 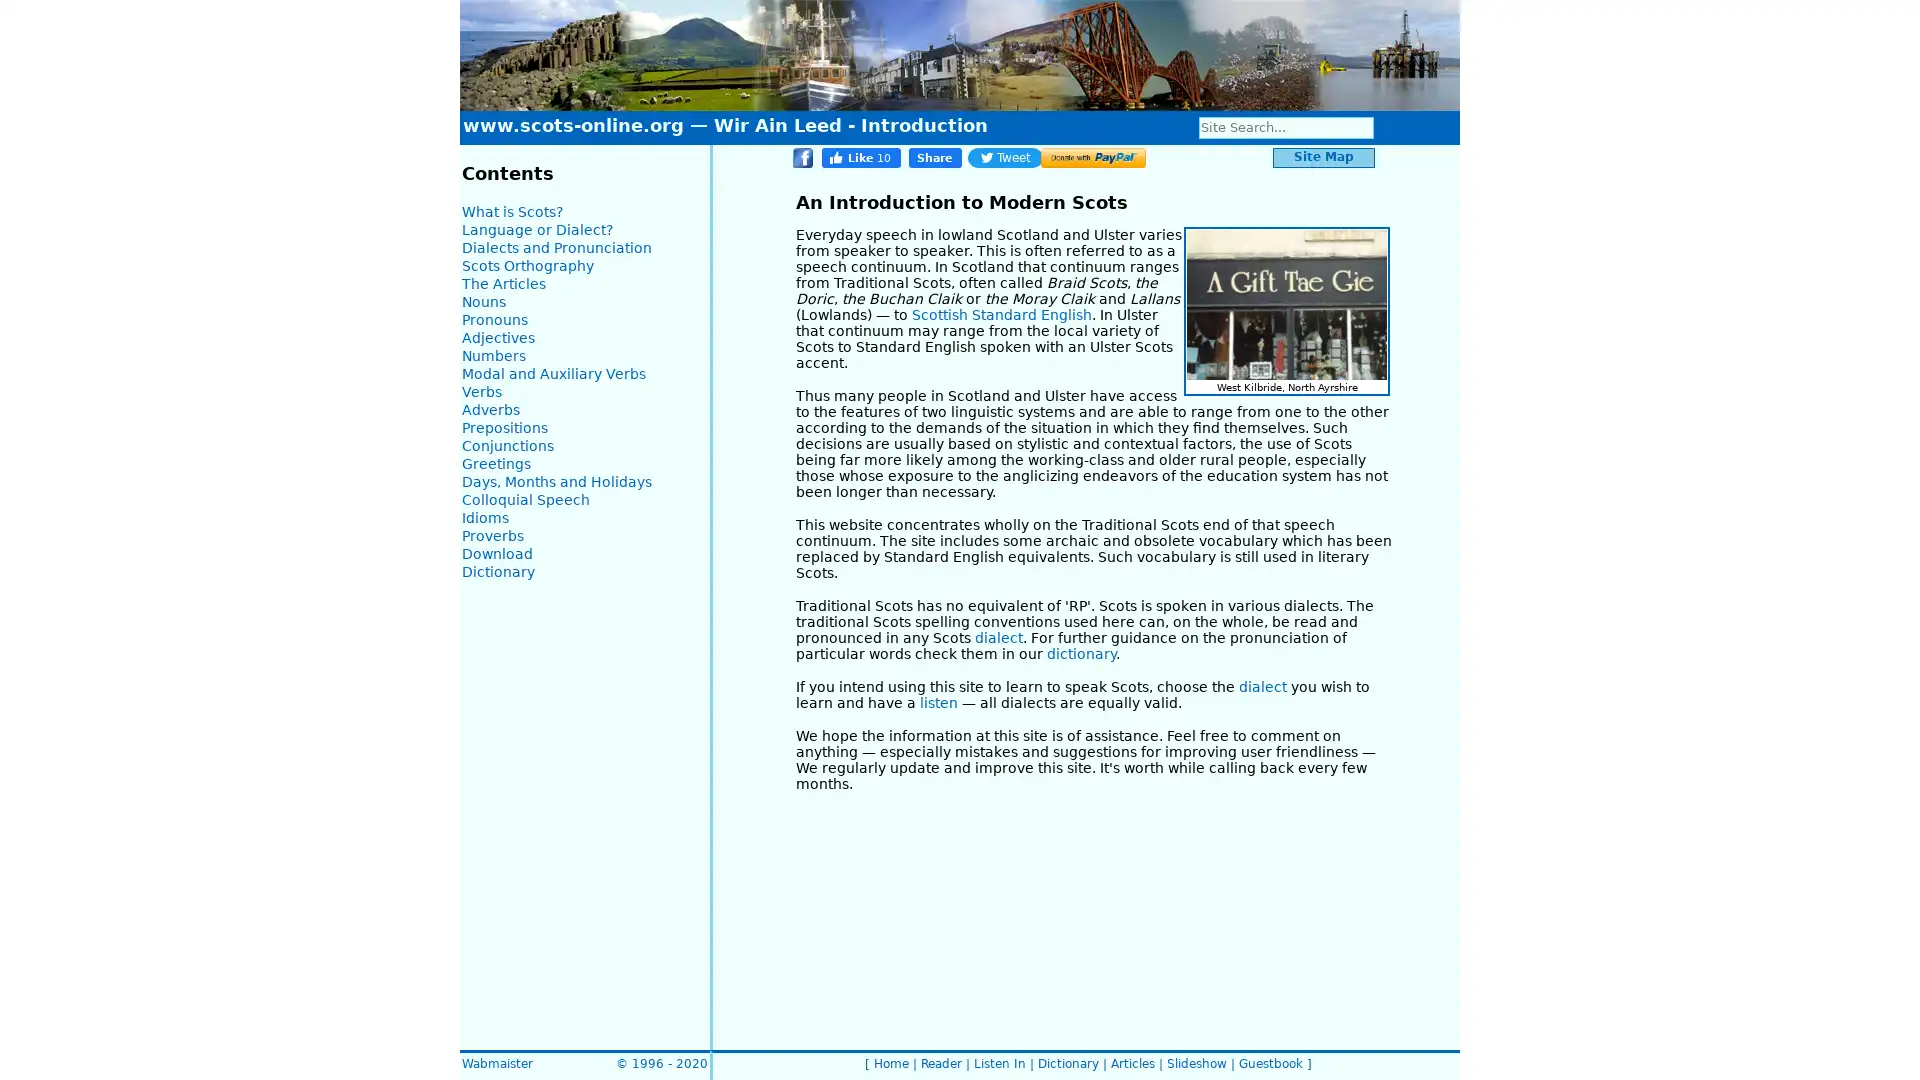 I want to click on Donate with PayPal button, so click(x=1092, y=157).